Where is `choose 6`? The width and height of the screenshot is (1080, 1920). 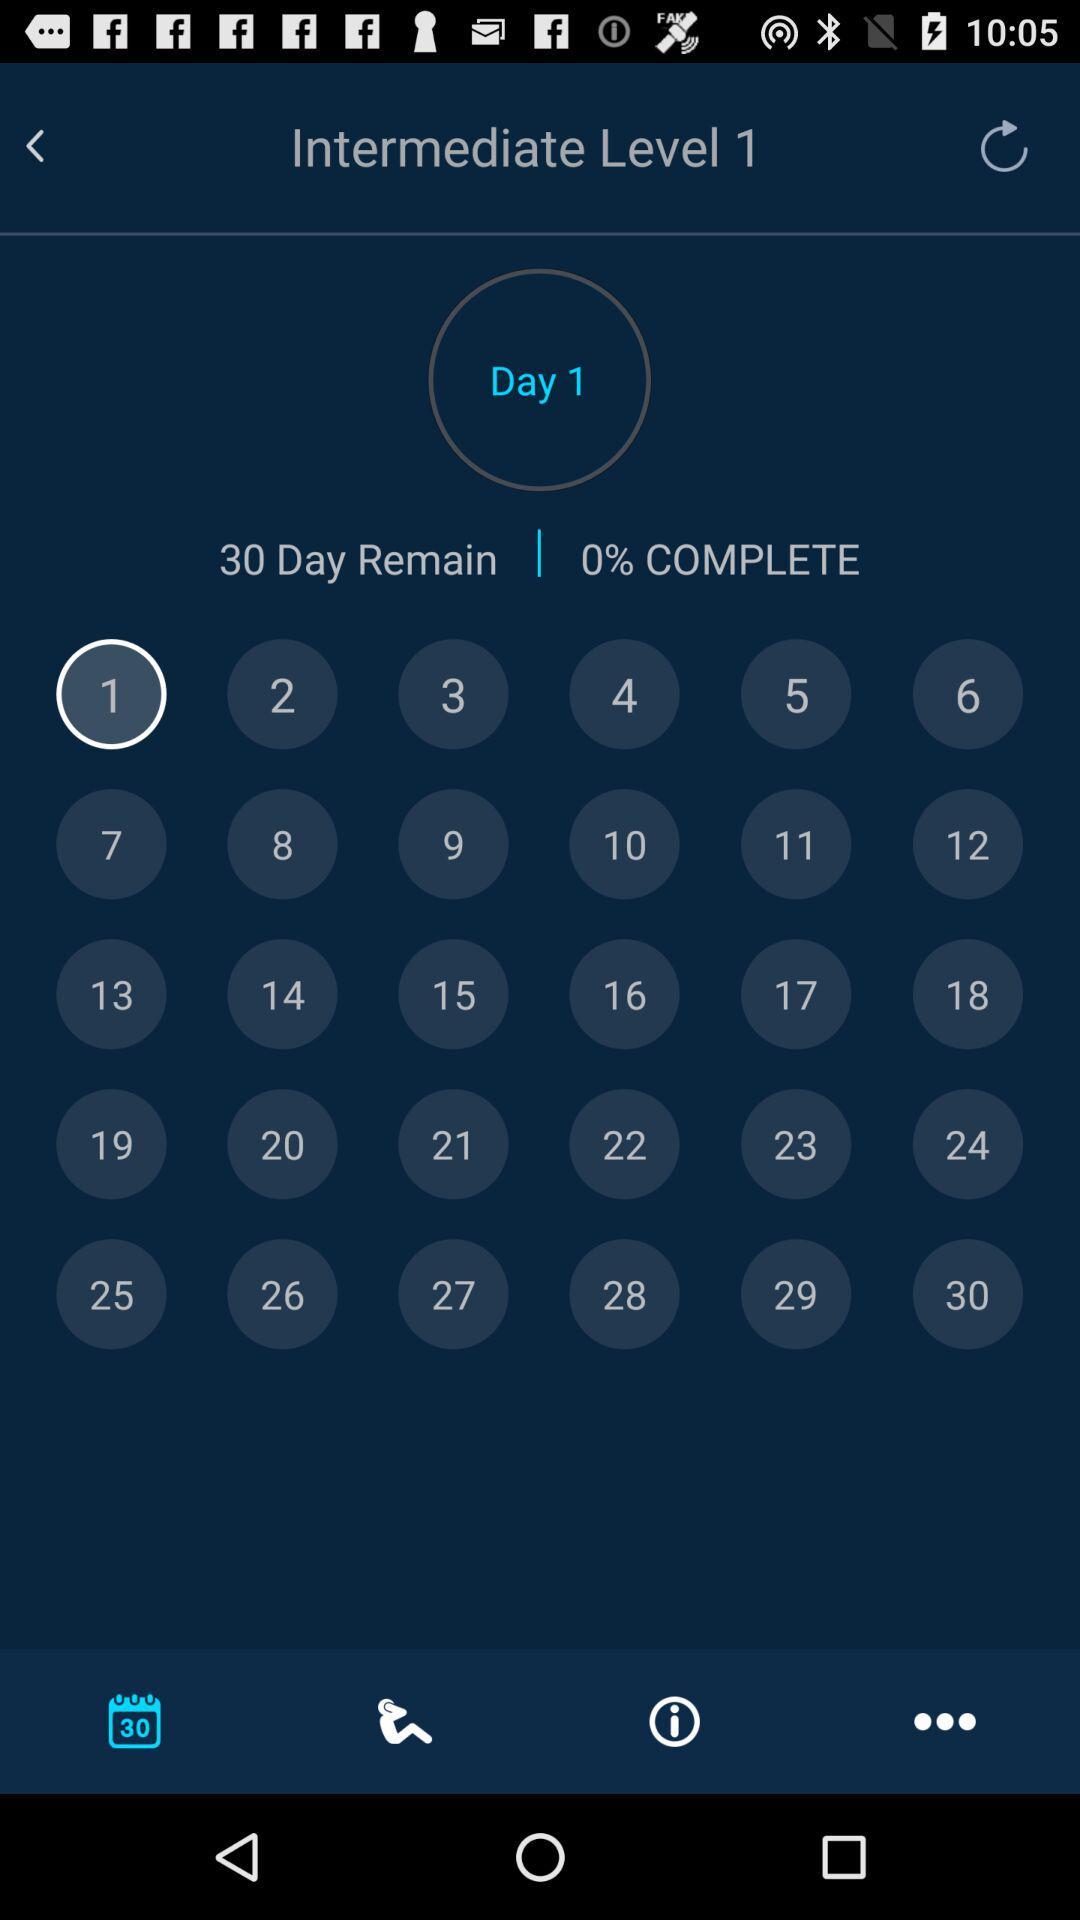
choose 6 is located at coordinates (966, 694).